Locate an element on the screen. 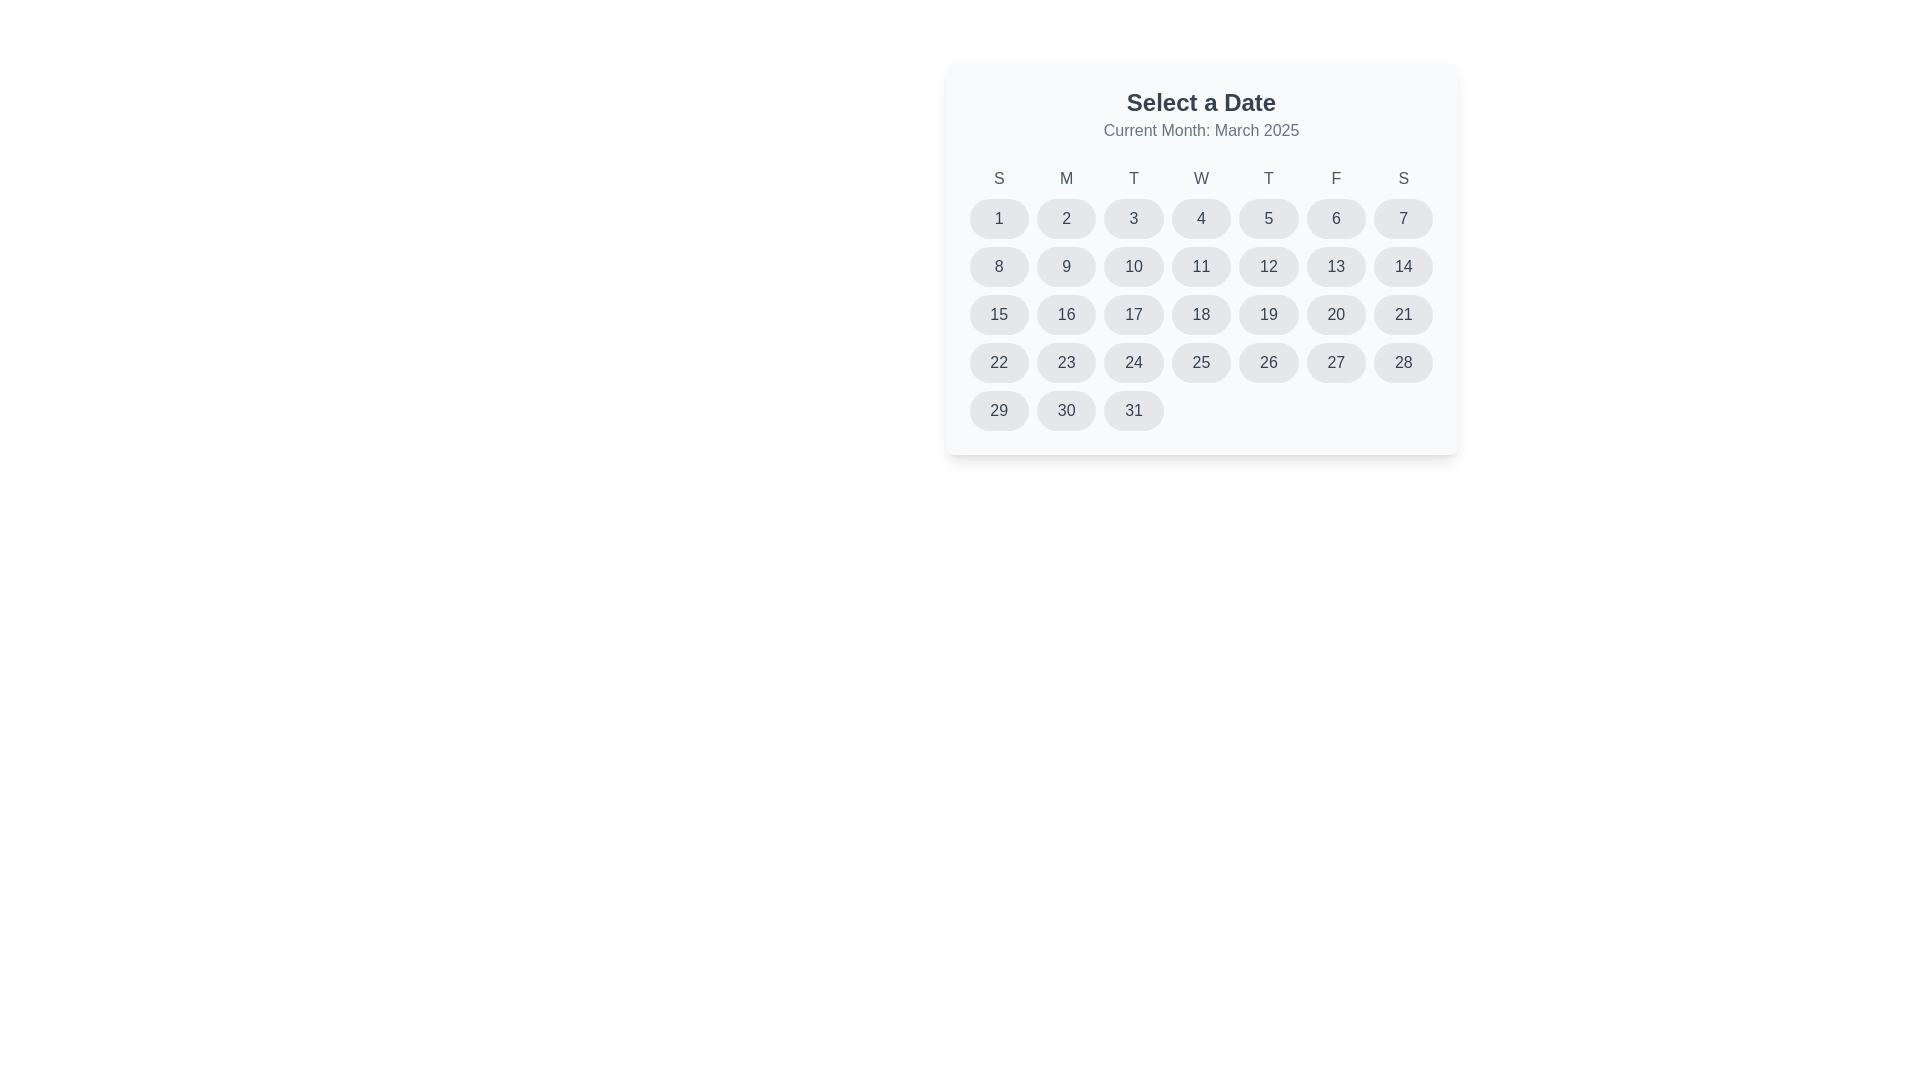  the button representing the 21st day of the month in the sixth column of the fourth row in the date selection grid is located at coordinates (1402, 315).